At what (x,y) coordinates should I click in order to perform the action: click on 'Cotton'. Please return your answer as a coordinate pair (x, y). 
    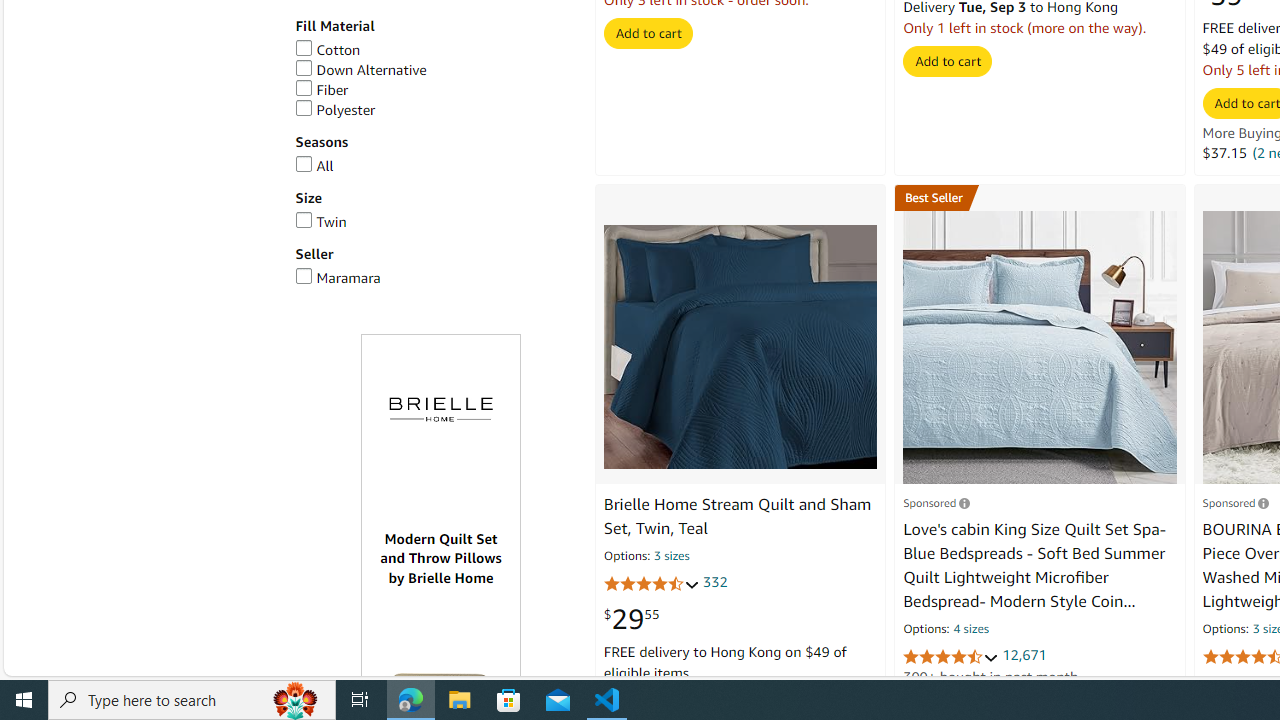
    Looking at the image, I should click on (327, 49).